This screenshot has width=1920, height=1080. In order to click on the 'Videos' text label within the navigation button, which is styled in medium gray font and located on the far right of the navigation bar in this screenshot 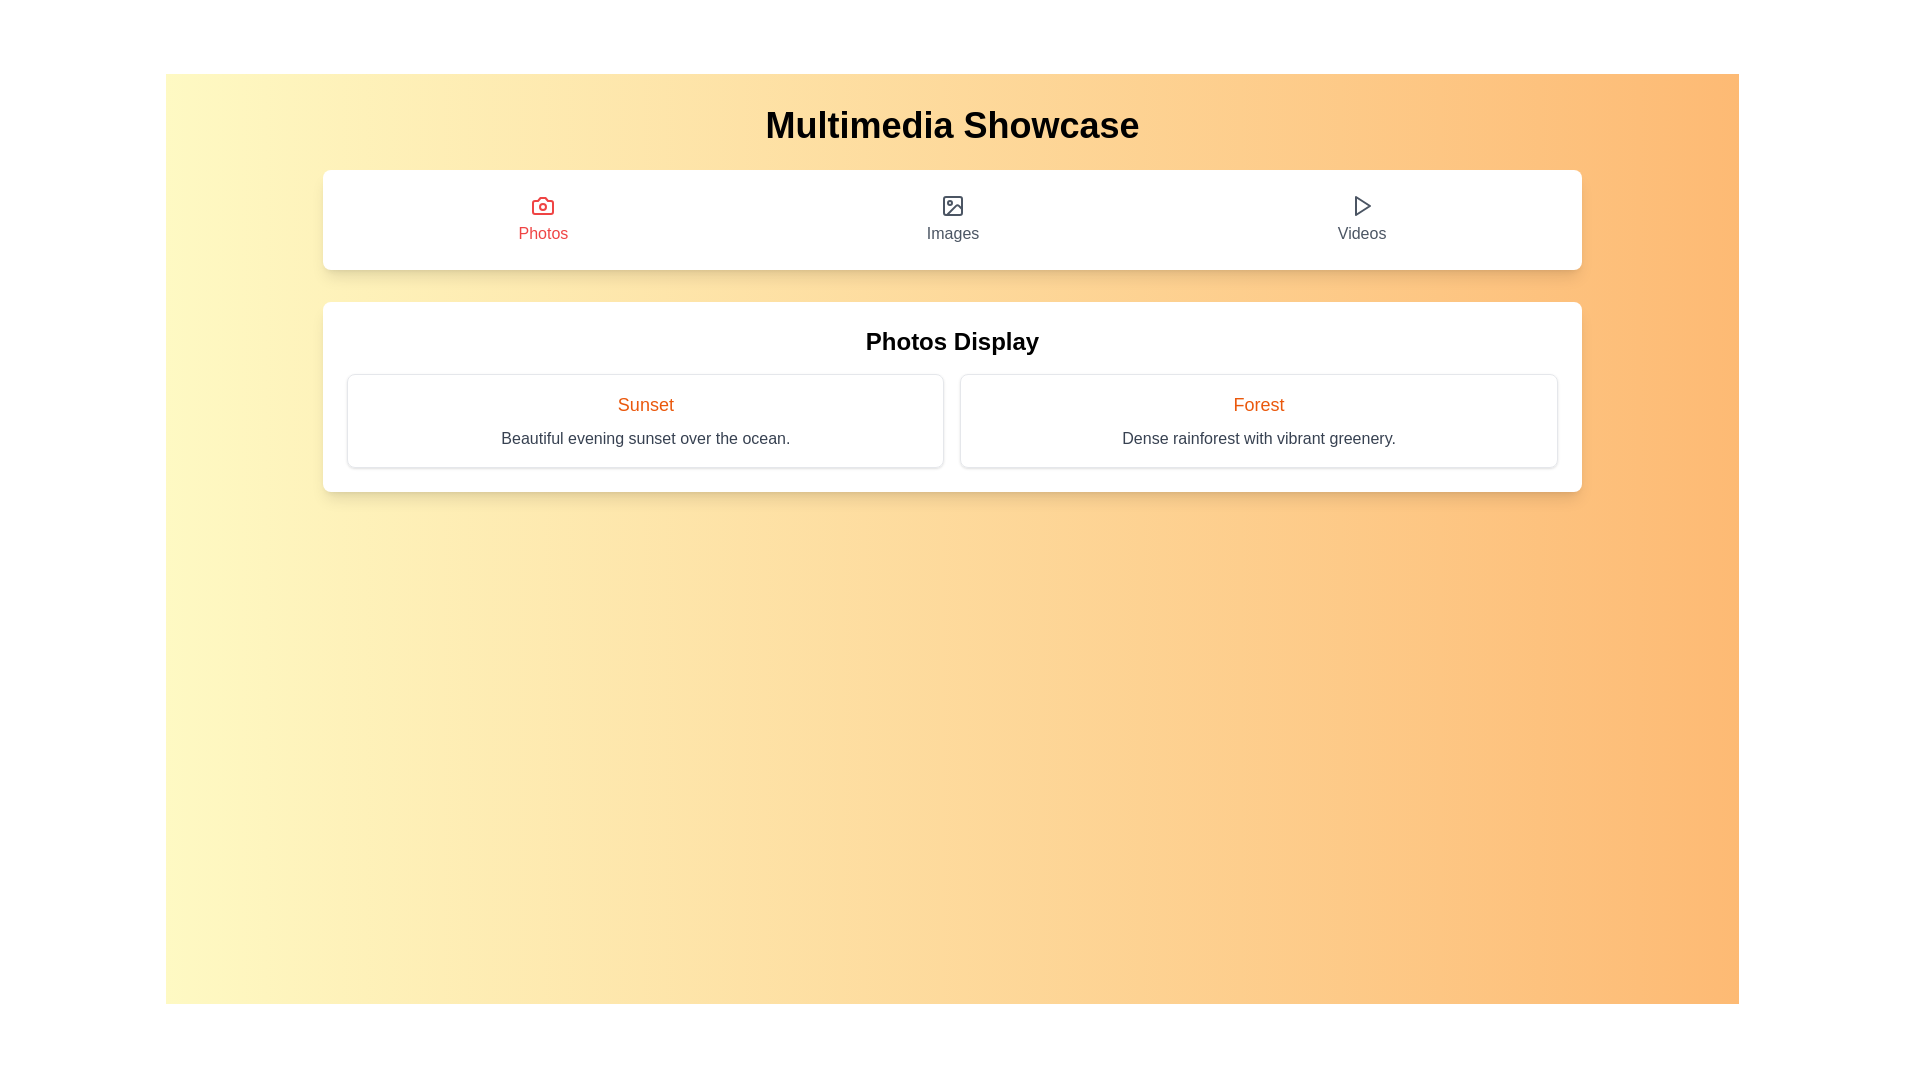, I will do `click(1361, 233)`.